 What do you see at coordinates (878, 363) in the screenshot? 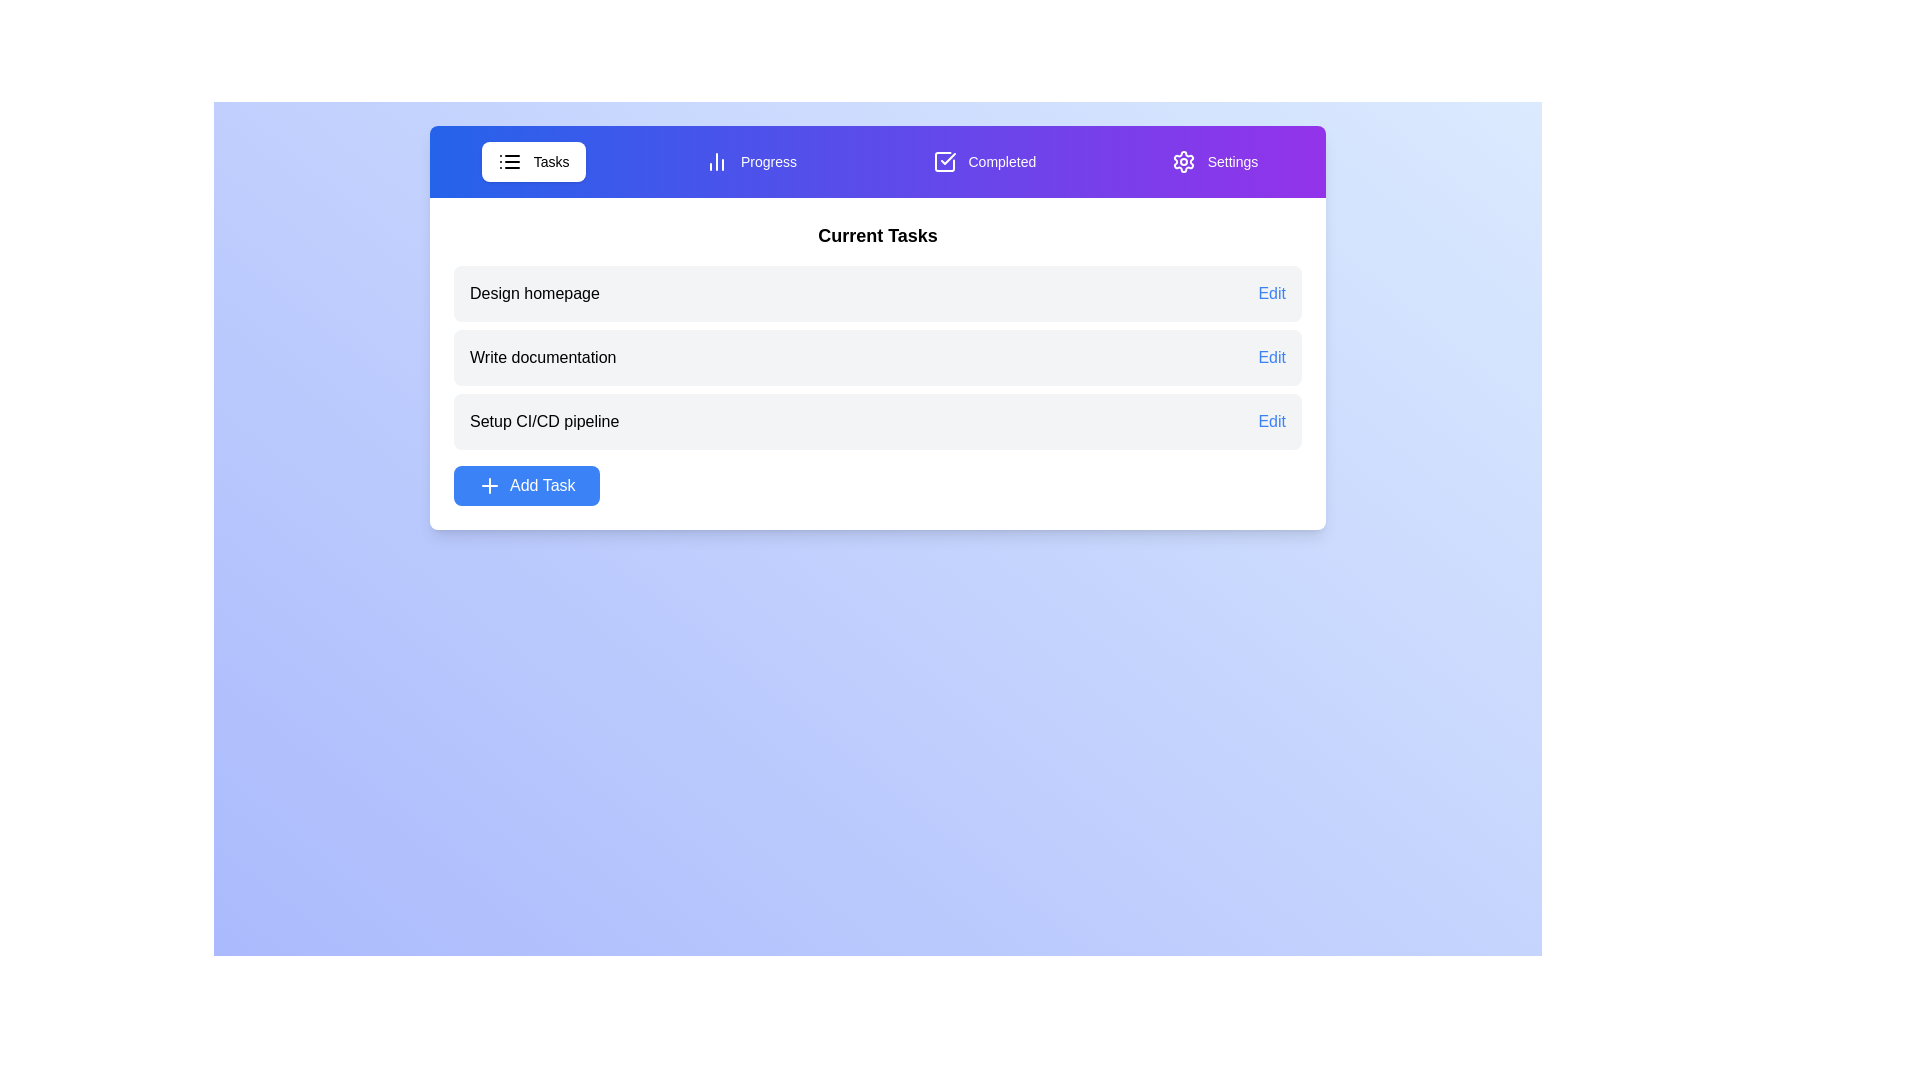
I see `a task in the 'Current Tasks' section` at bounding box center [878, 363].